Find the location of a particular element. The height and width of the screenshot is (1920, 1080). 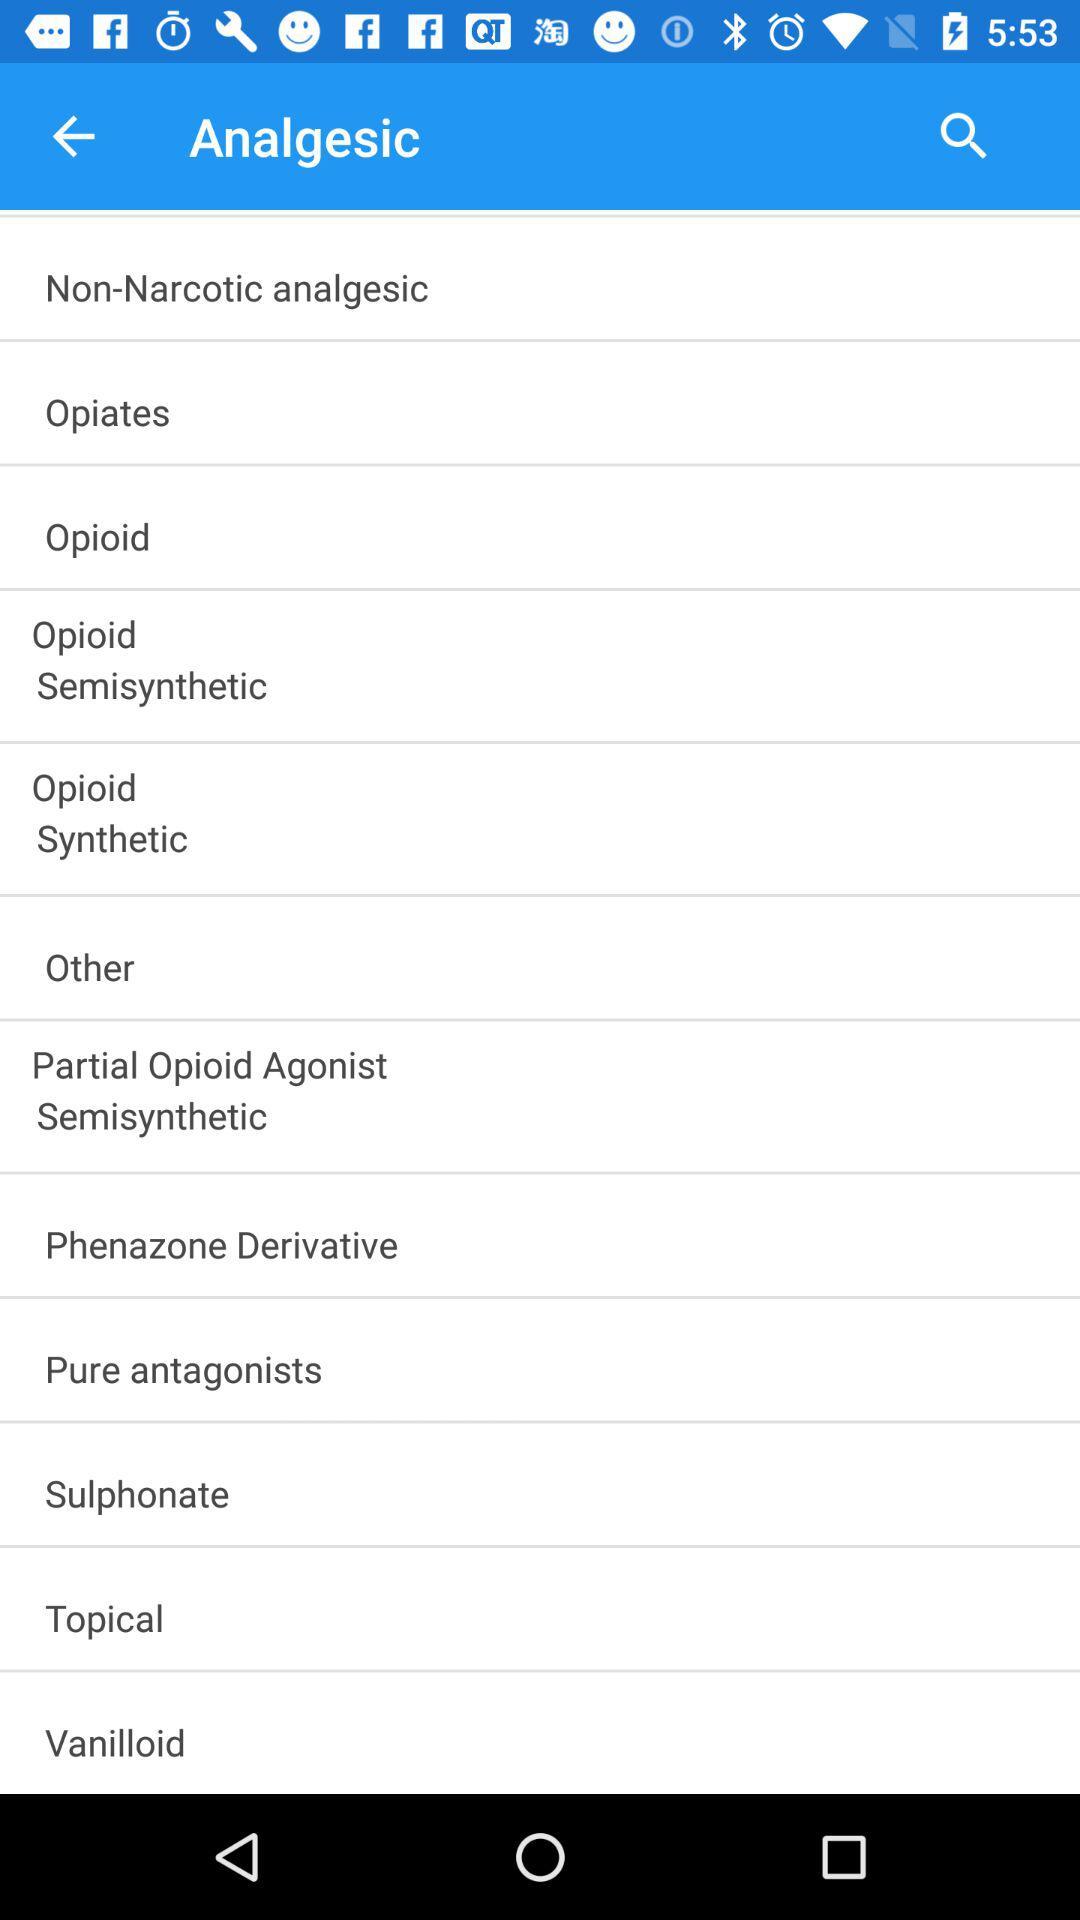

phenazone derivative item is located at coordinates (549, 1236).